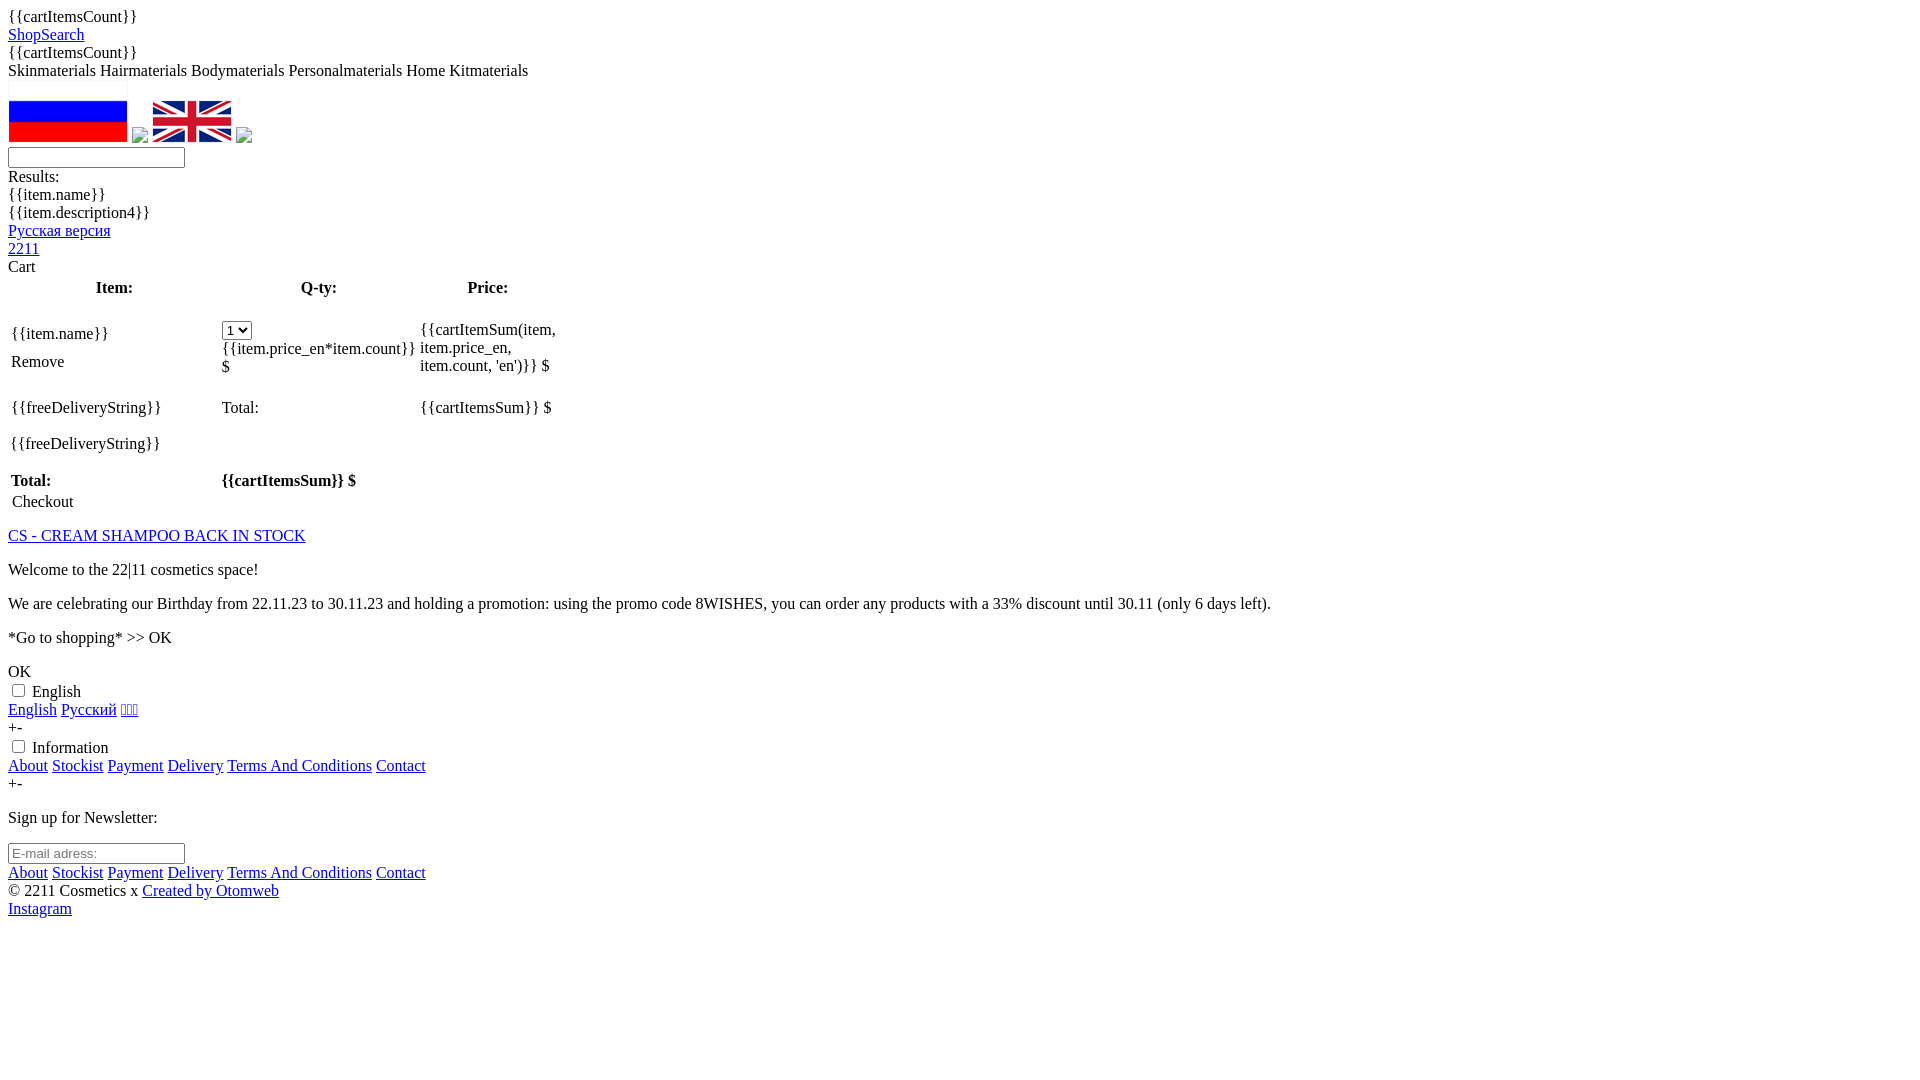  I want to click on 'English', so click(32, 708).